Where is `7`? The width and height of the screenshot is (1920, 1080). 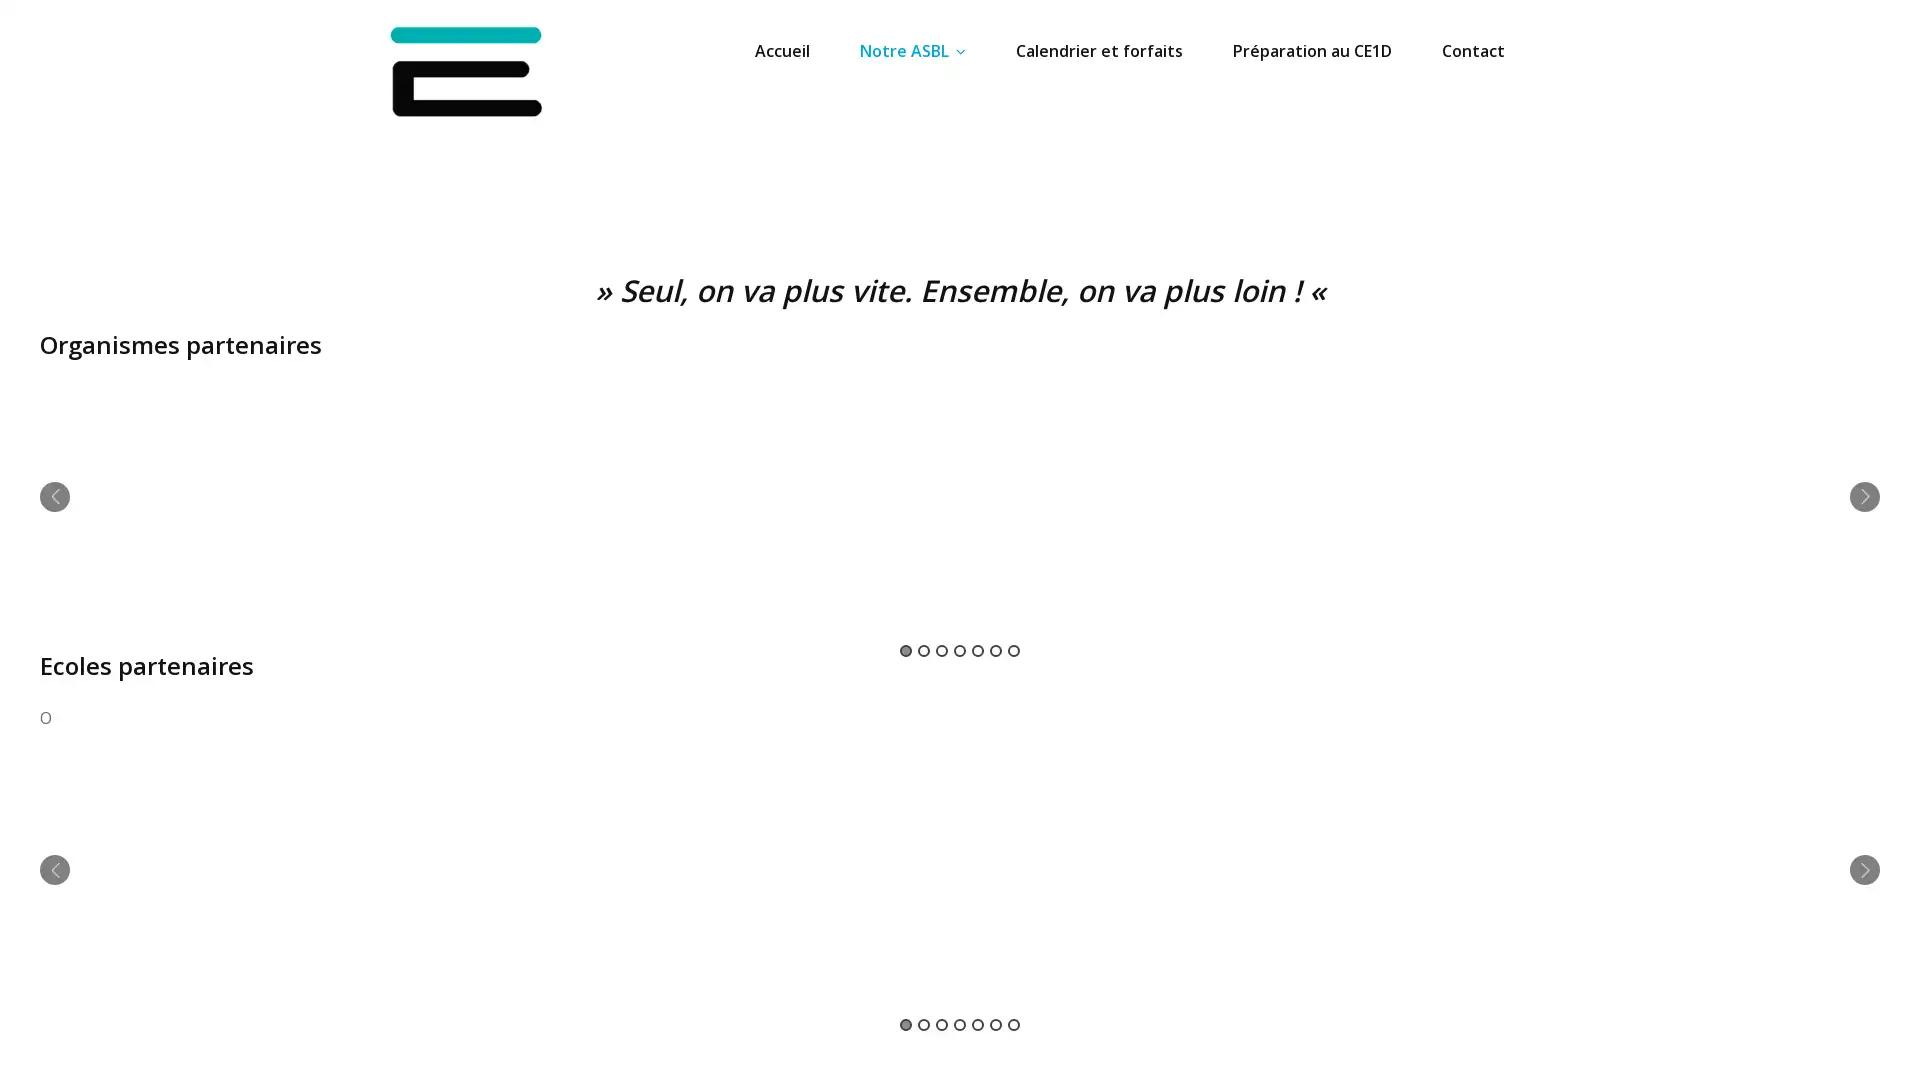 7 is located at coordinates (1013, 1023).